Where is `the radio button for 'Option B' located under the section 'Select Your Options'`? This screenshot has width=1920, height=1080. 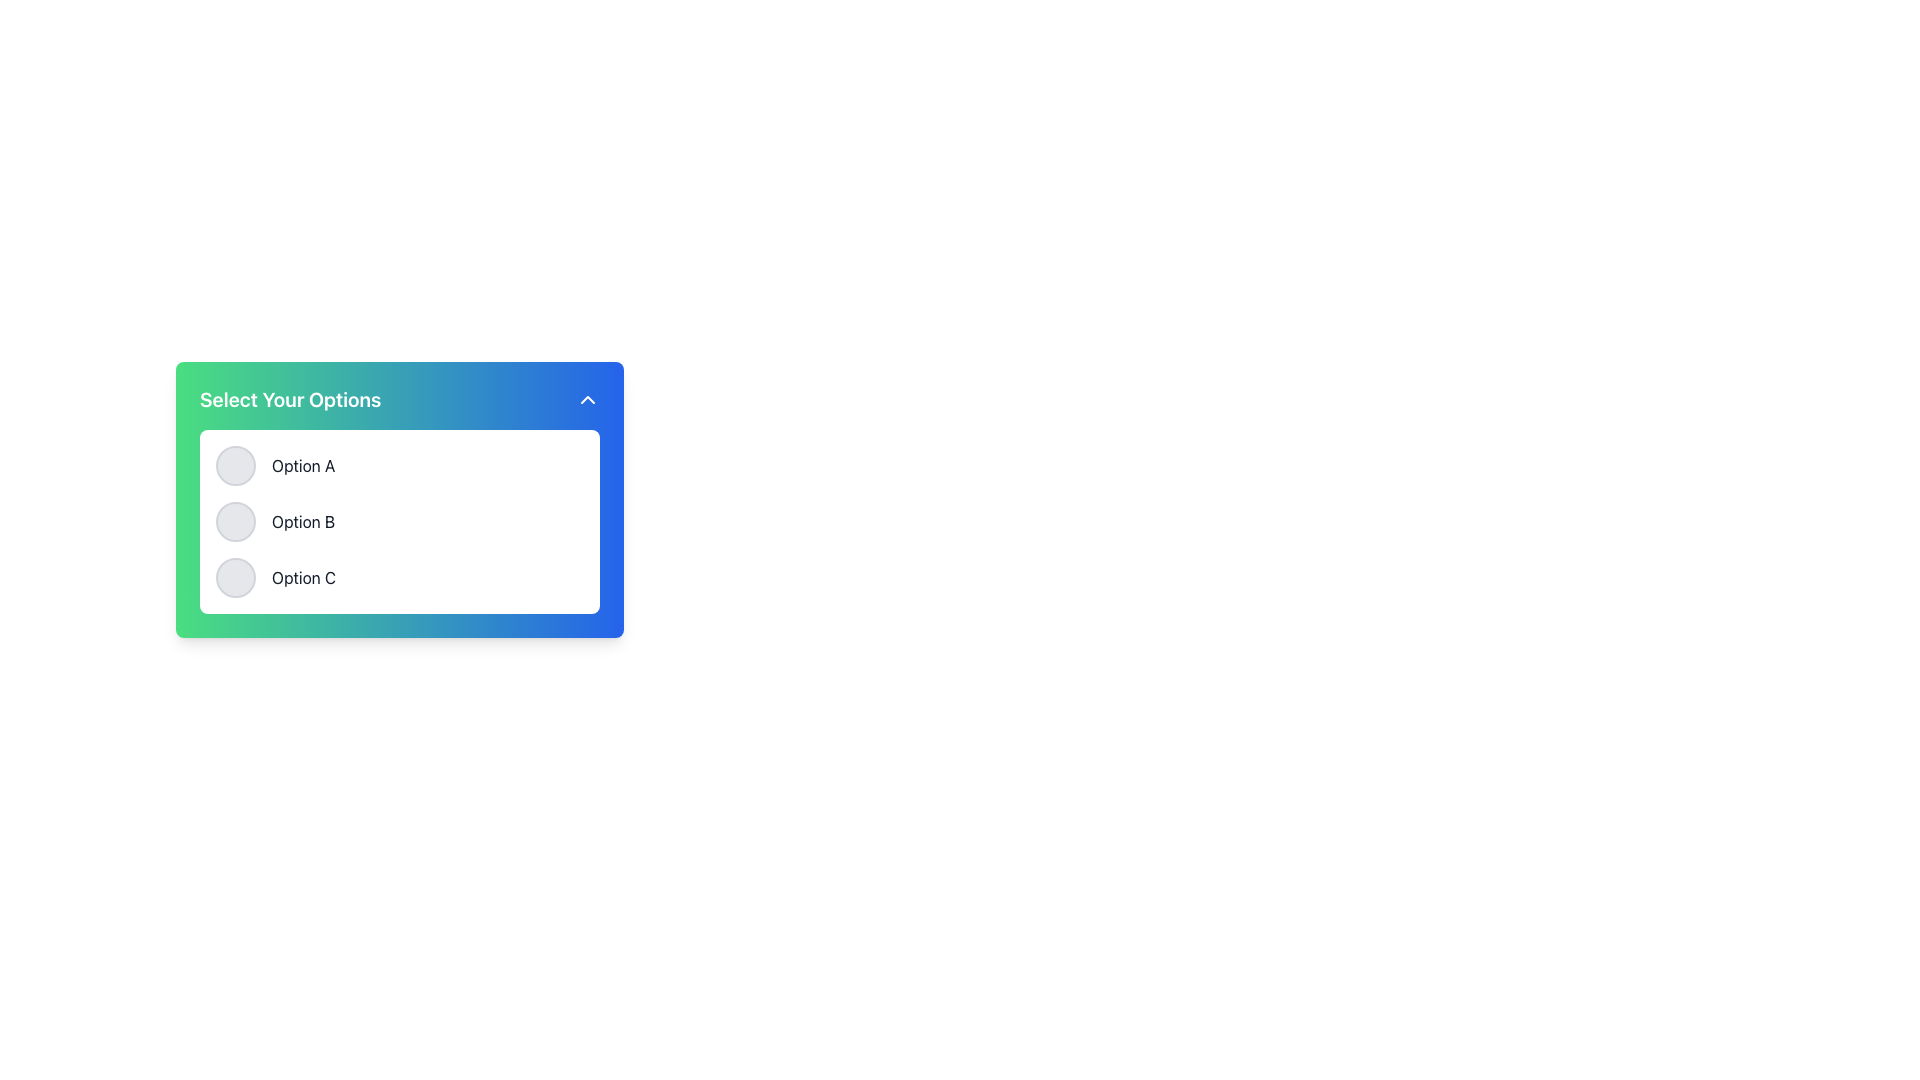 the radio button for 'Option B' located under the section 'Select Your Options' is located at coordinates (235, 520).